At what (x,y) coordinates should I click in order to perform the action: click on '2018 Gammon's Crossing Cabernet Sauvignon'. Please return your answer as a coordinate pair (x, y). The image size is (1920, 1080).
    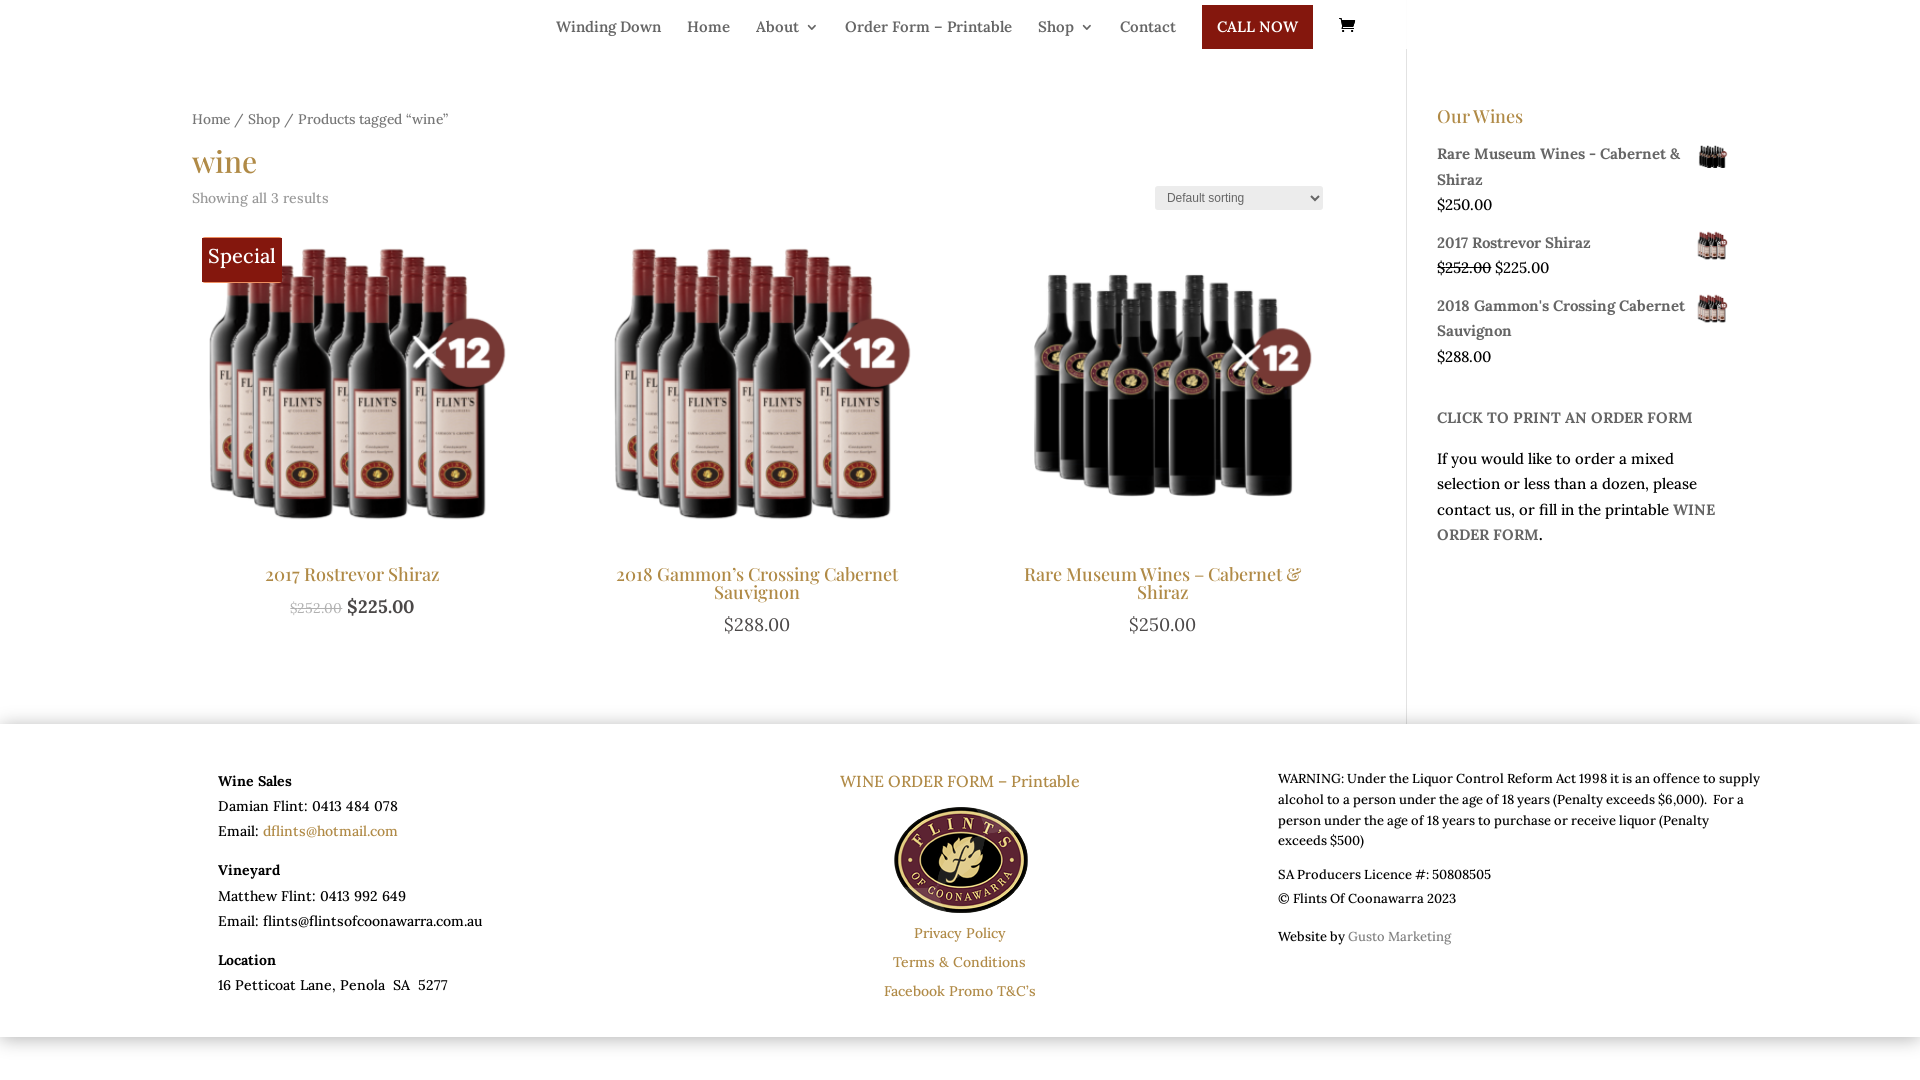
    Looking at the image, I should click on (1581, 316).